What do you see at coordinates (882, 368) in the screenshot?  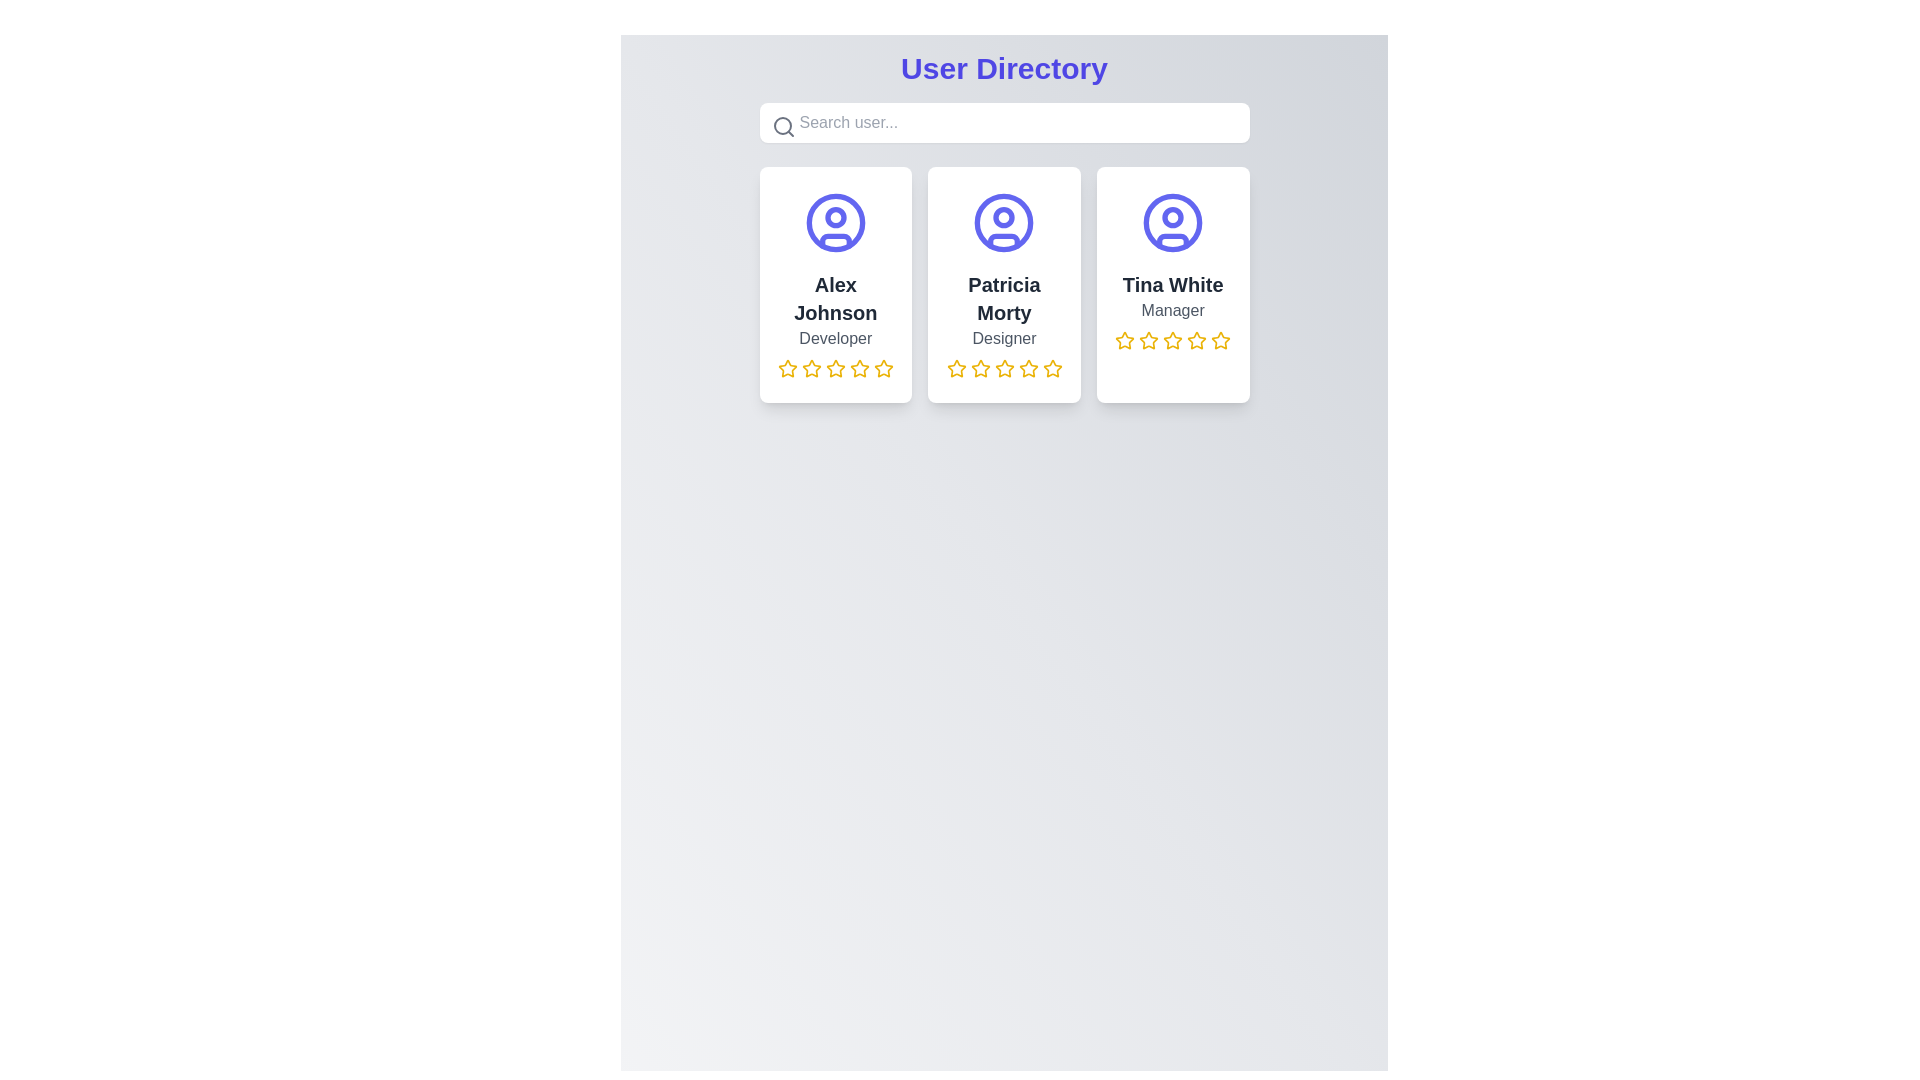 I see `the fifth star icon in the rating bar at the bottom of the user card for 'Alex Johnson'` at bounding box center [882, 368].